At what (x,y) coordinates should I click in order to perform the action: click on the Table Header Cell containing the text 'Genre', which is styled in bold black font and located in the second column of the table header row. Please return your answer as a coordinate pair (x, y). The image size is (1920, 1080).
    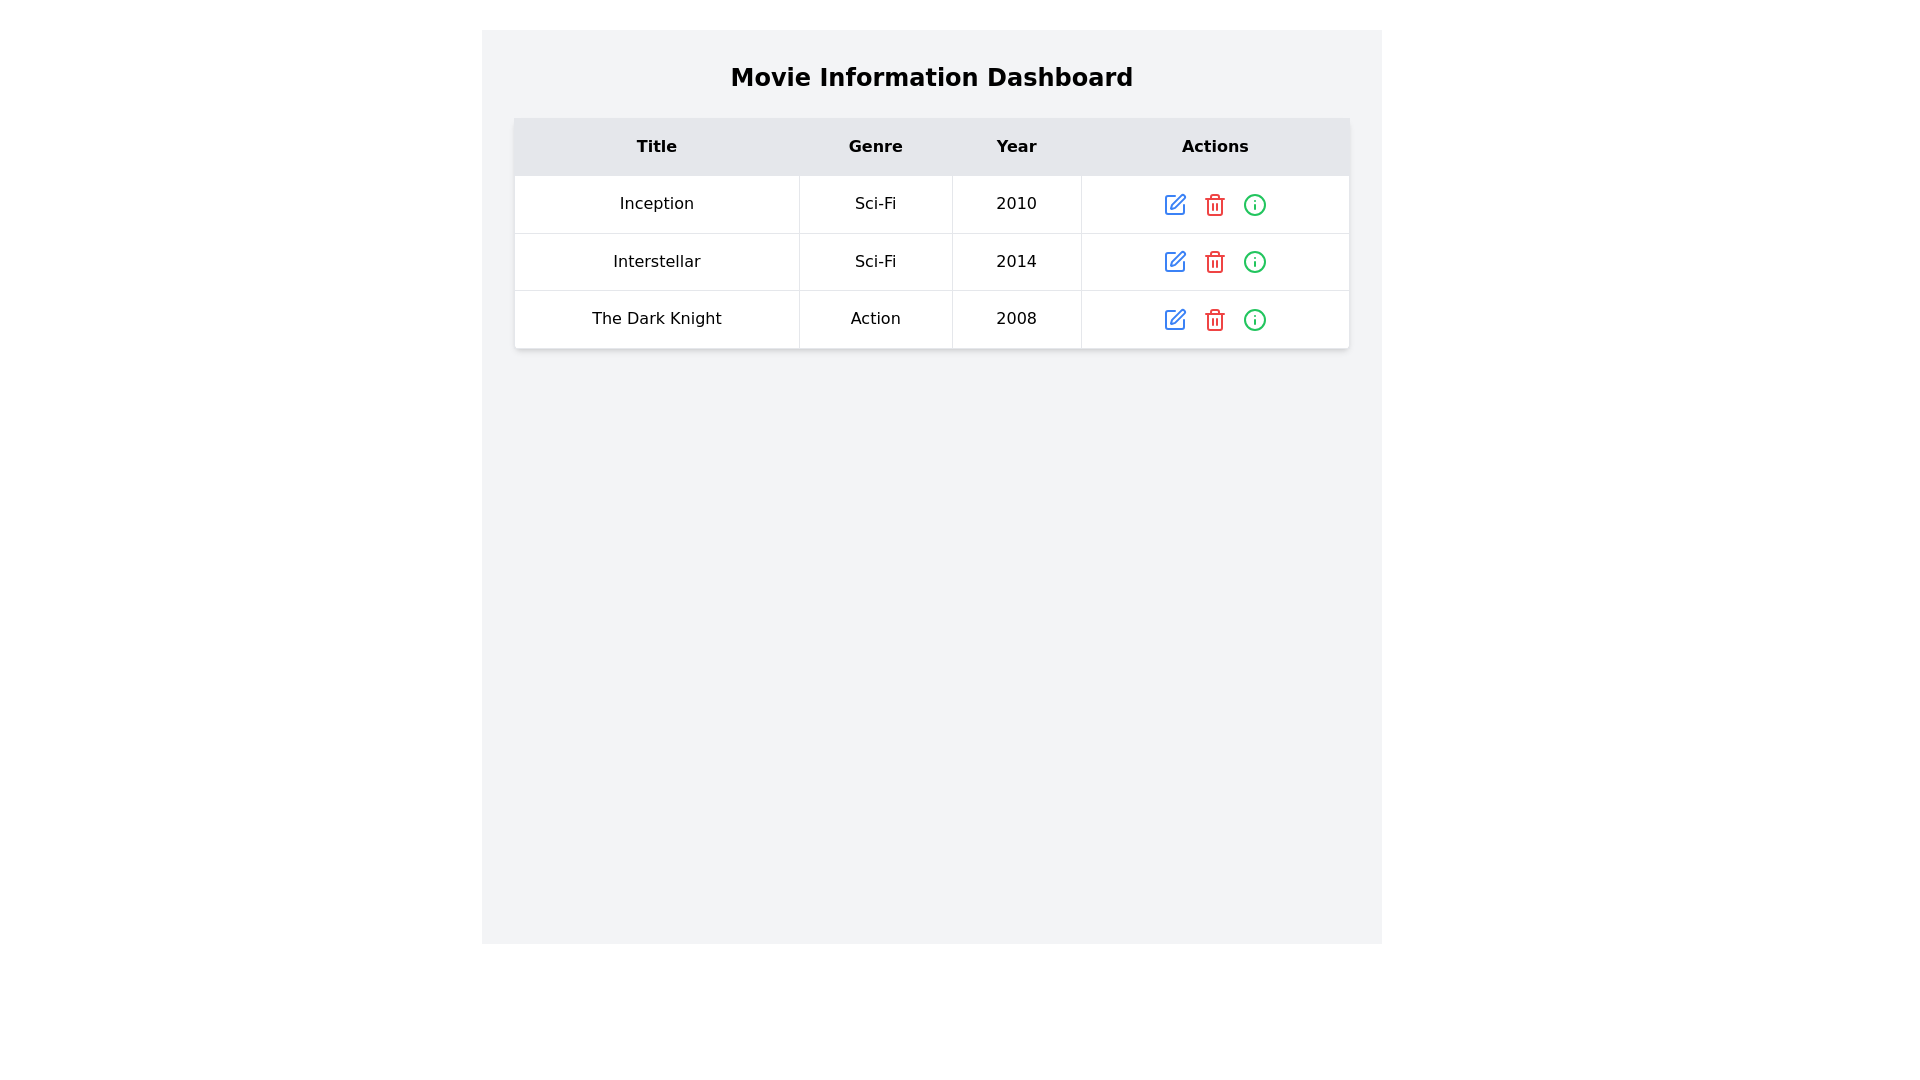
    Looking at the image, I should click on (875, 145).